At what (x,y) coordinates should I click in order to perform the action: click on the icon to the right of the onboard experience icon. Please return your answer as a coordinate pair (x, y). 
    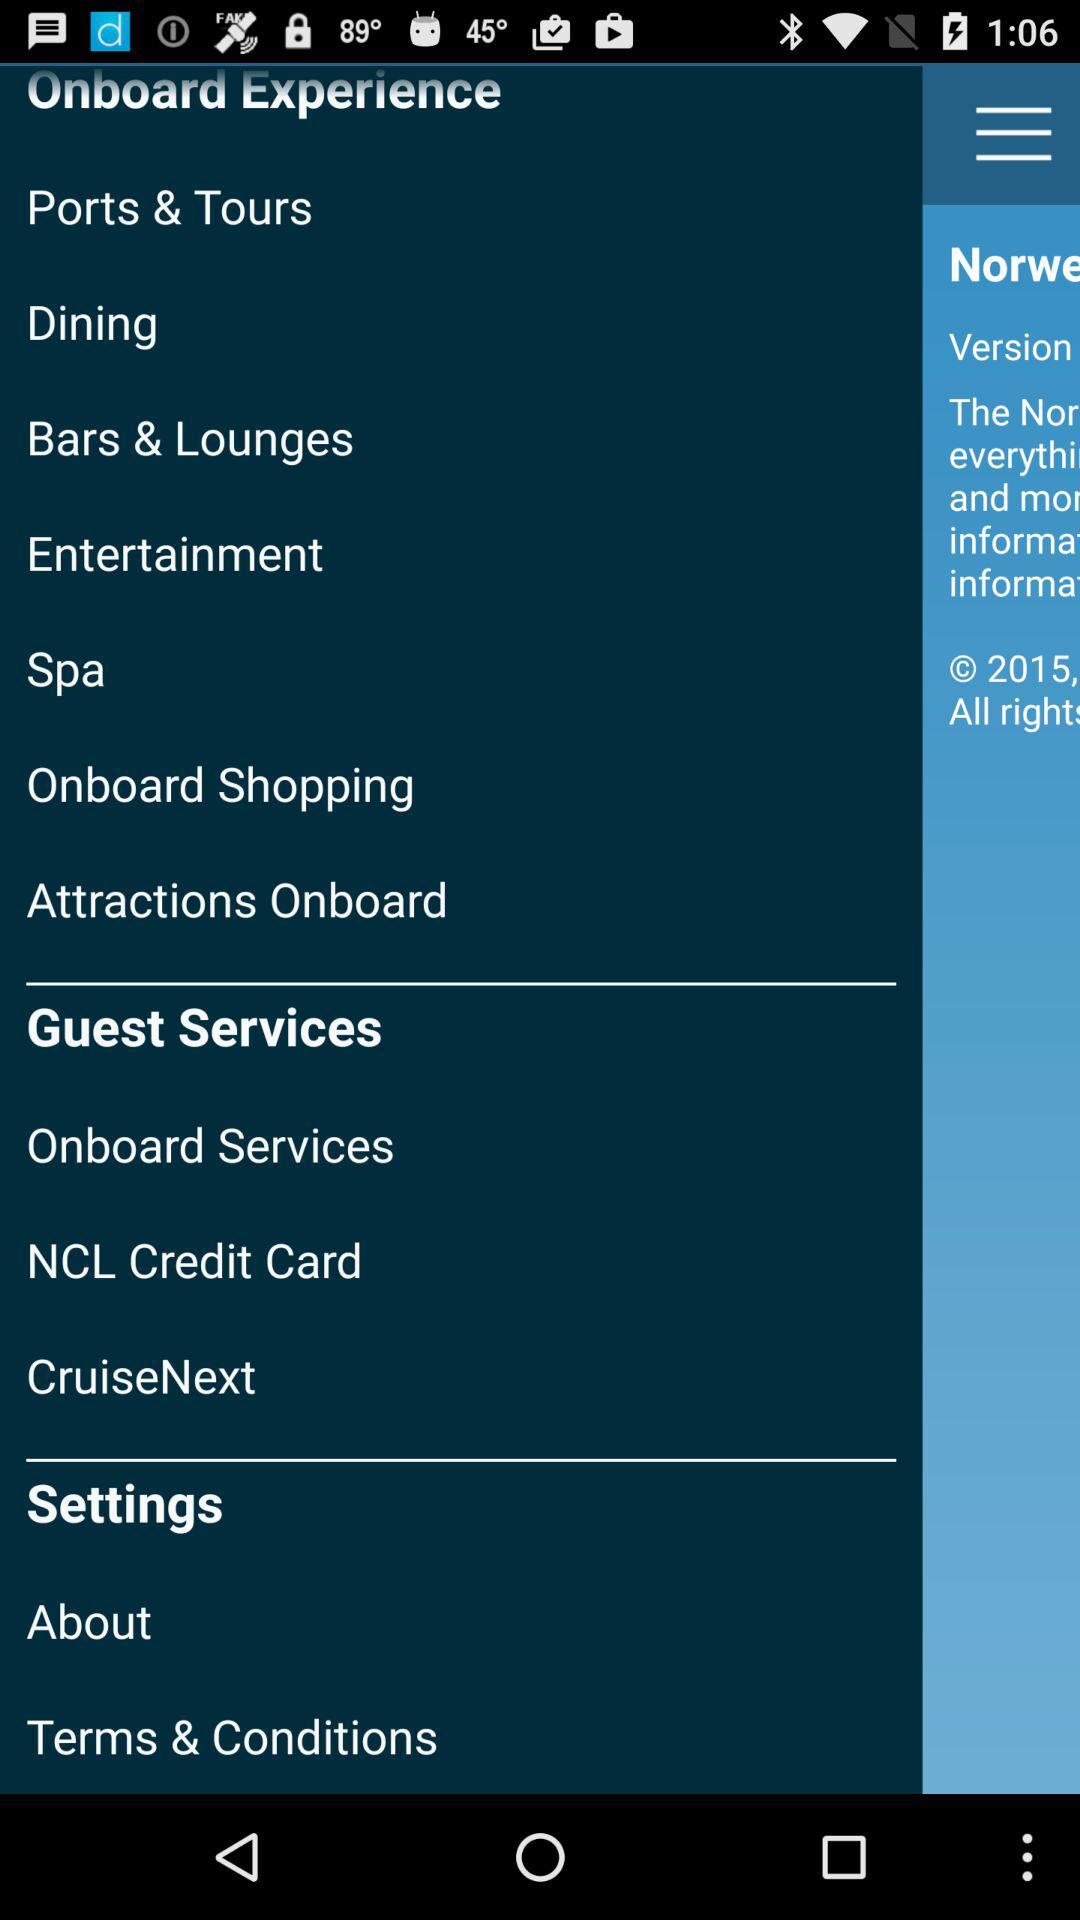
    Looking at the image, I should click on (1014, 132).